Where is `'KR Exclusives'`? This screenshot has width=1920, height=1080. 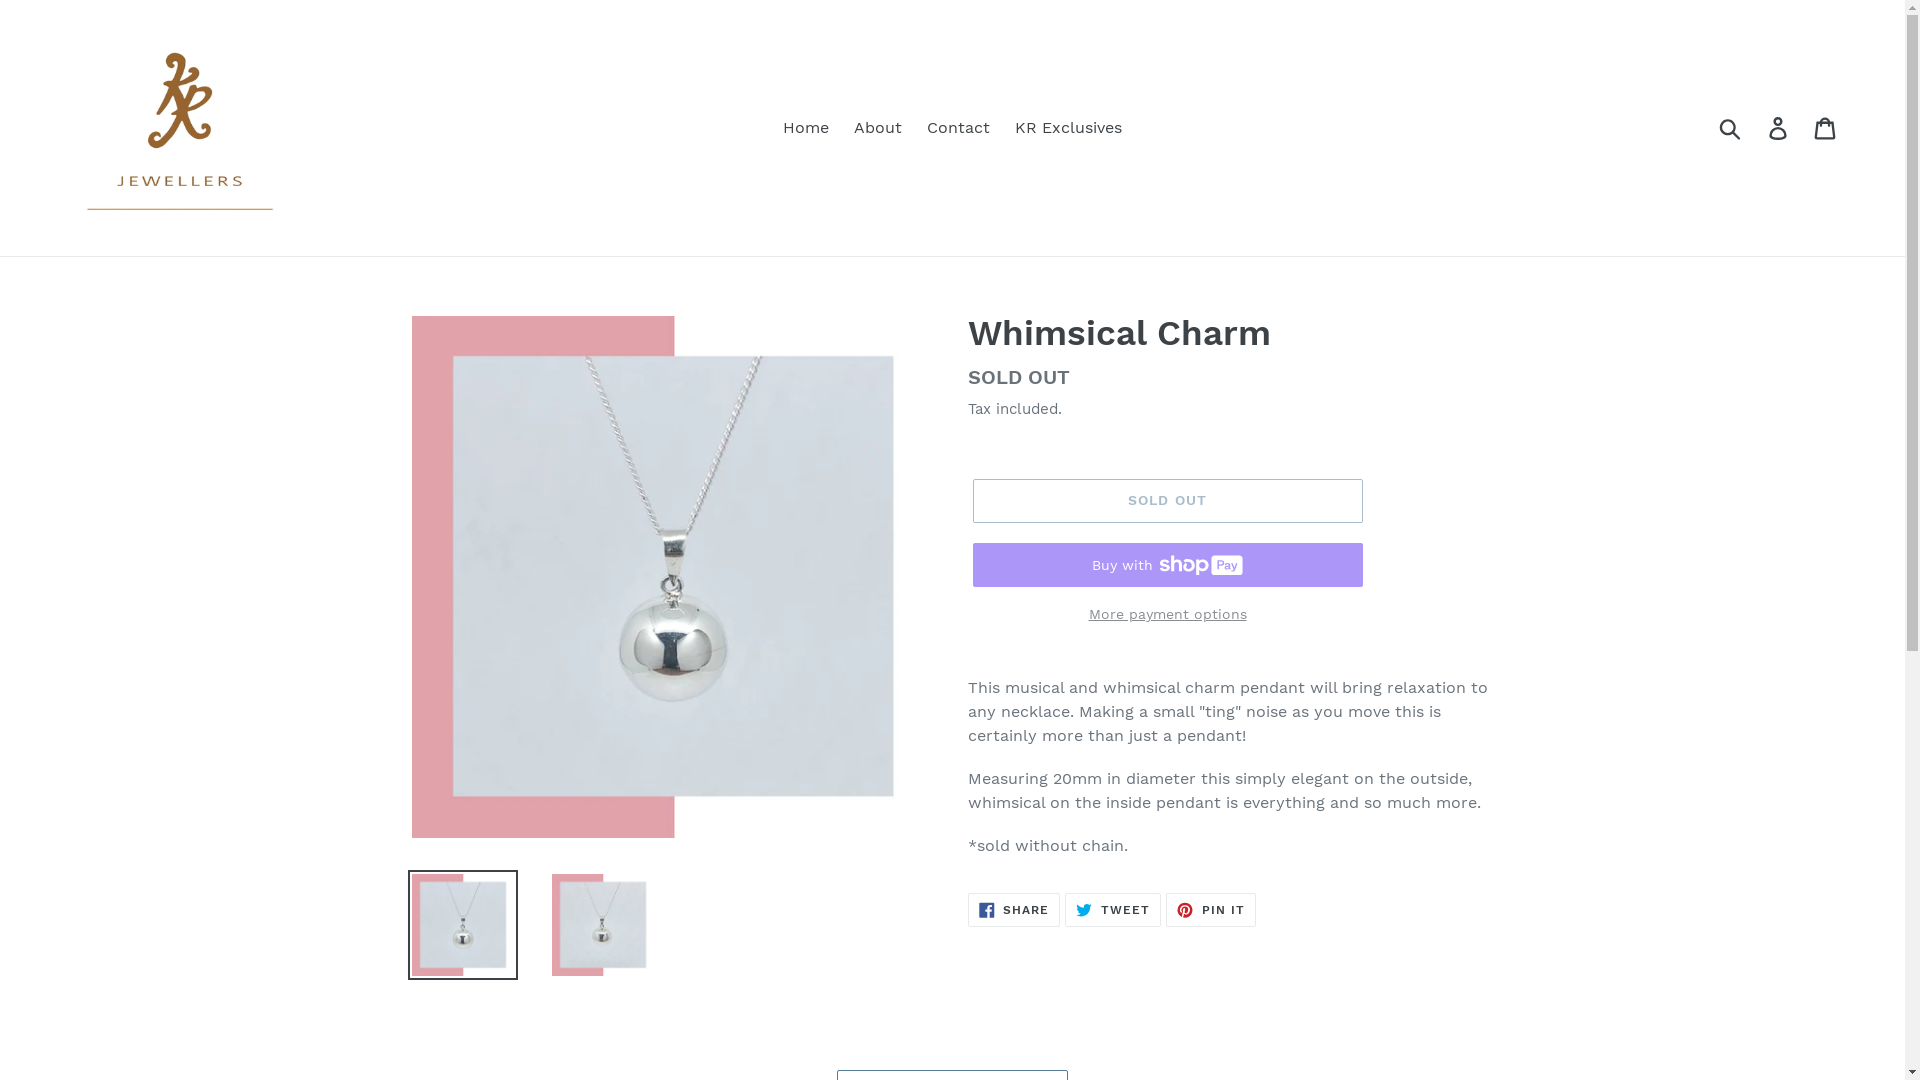
'KR Exclusives' is located at coordinates (1004, 127).